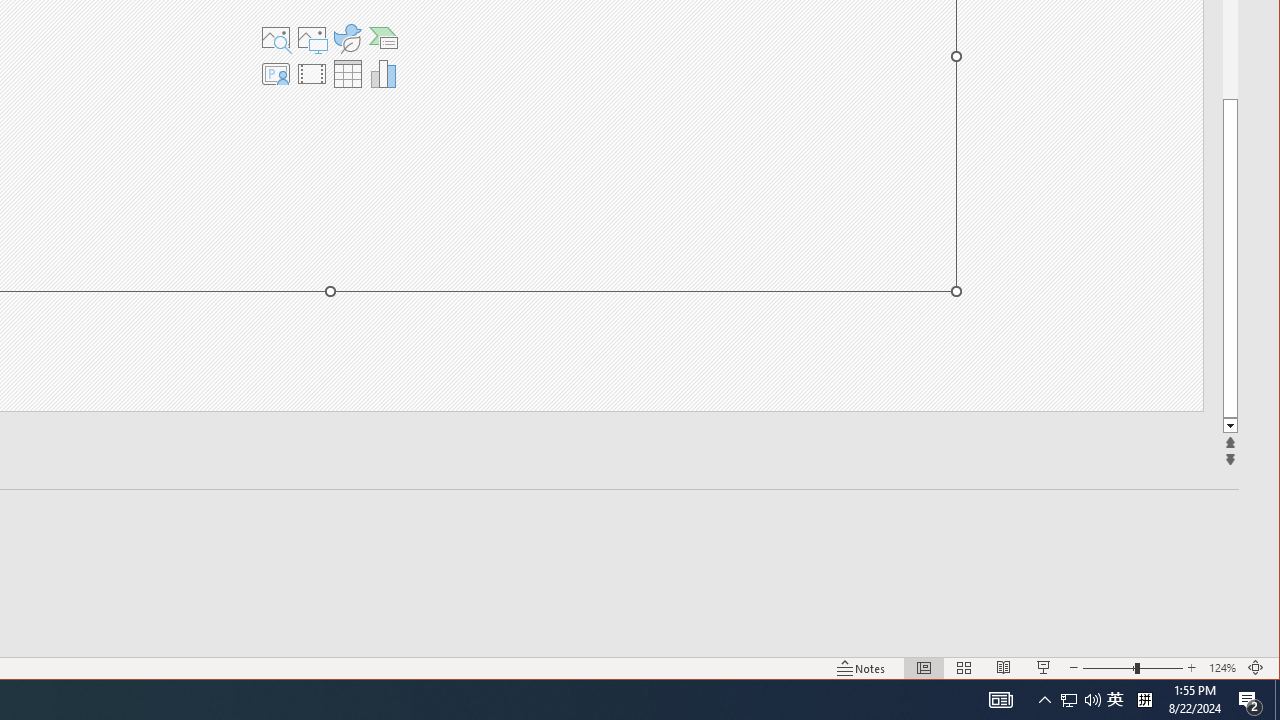 The width and height of the screenshot is (1280, 720). I want to click on 'Insert Table', so click(347, 73).